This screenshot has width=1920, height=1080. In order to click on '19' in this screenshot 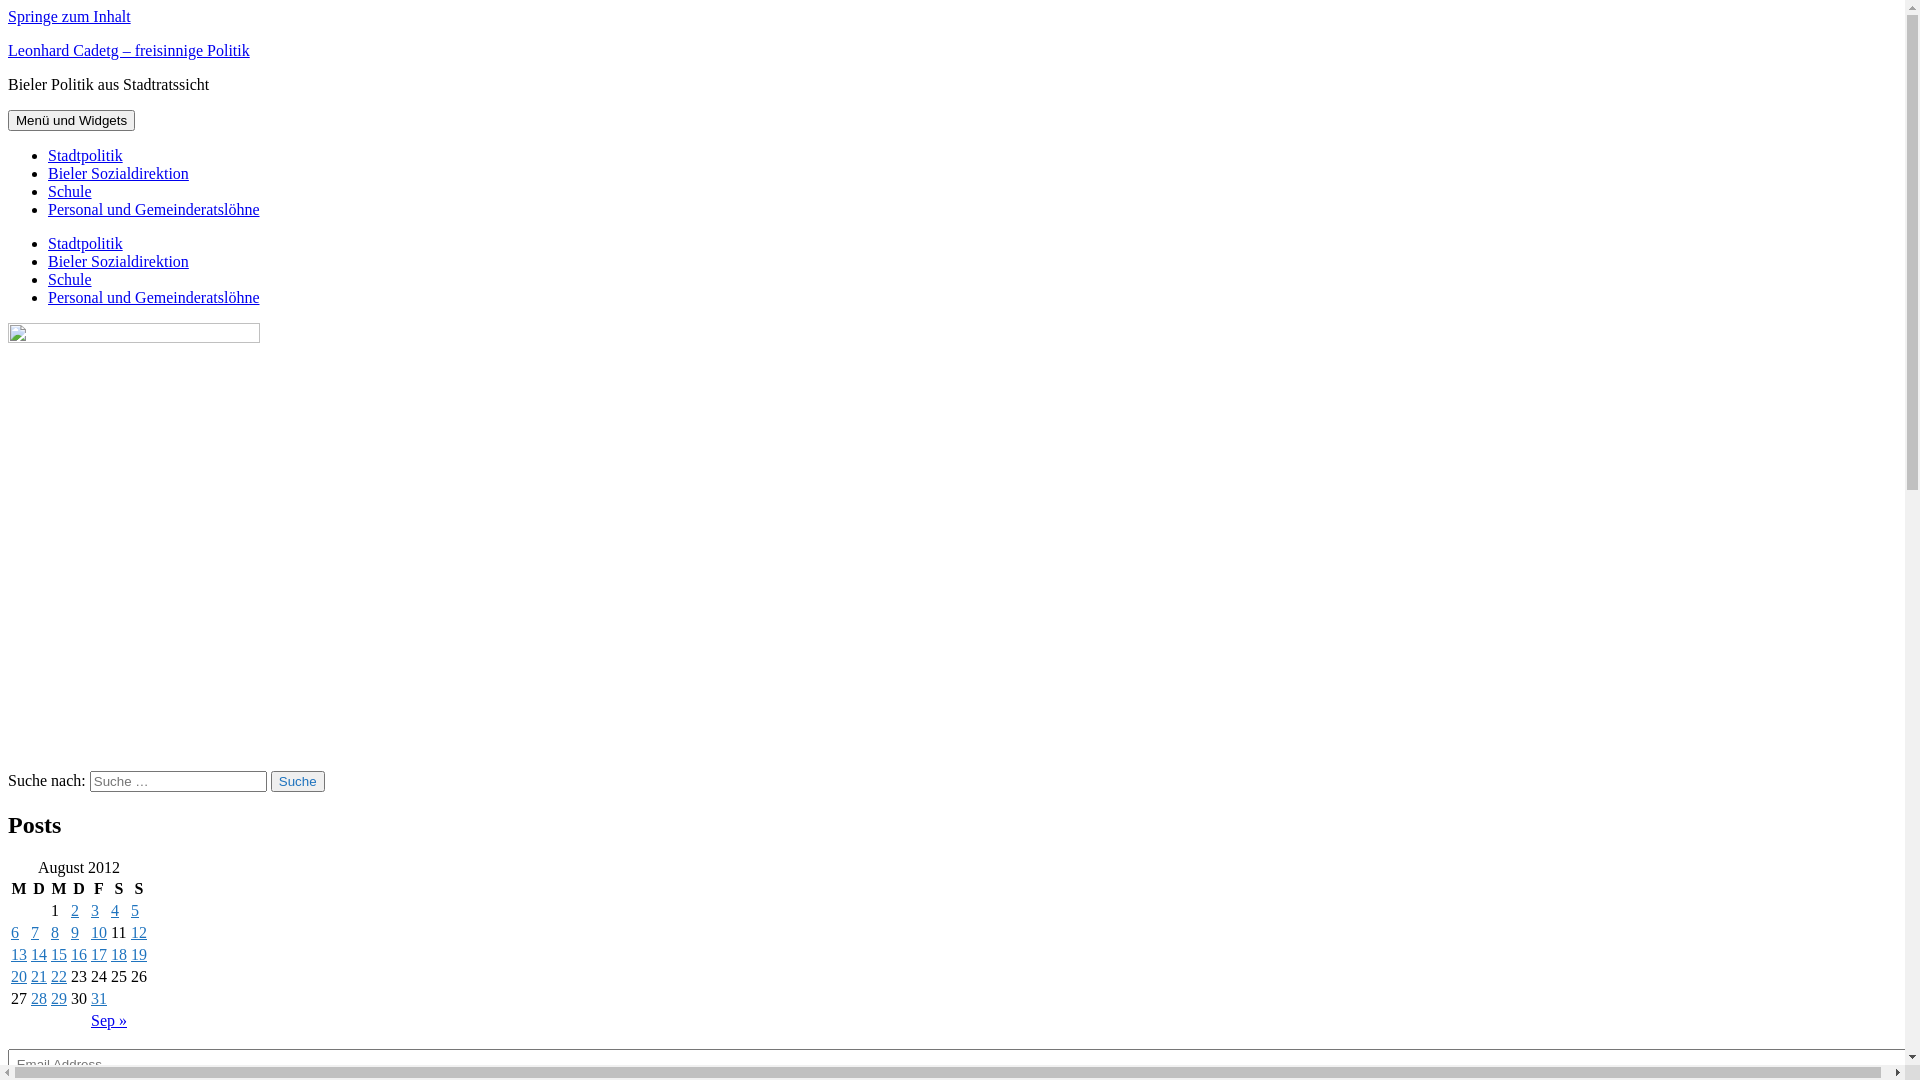, I will do `click(138, 953)`.